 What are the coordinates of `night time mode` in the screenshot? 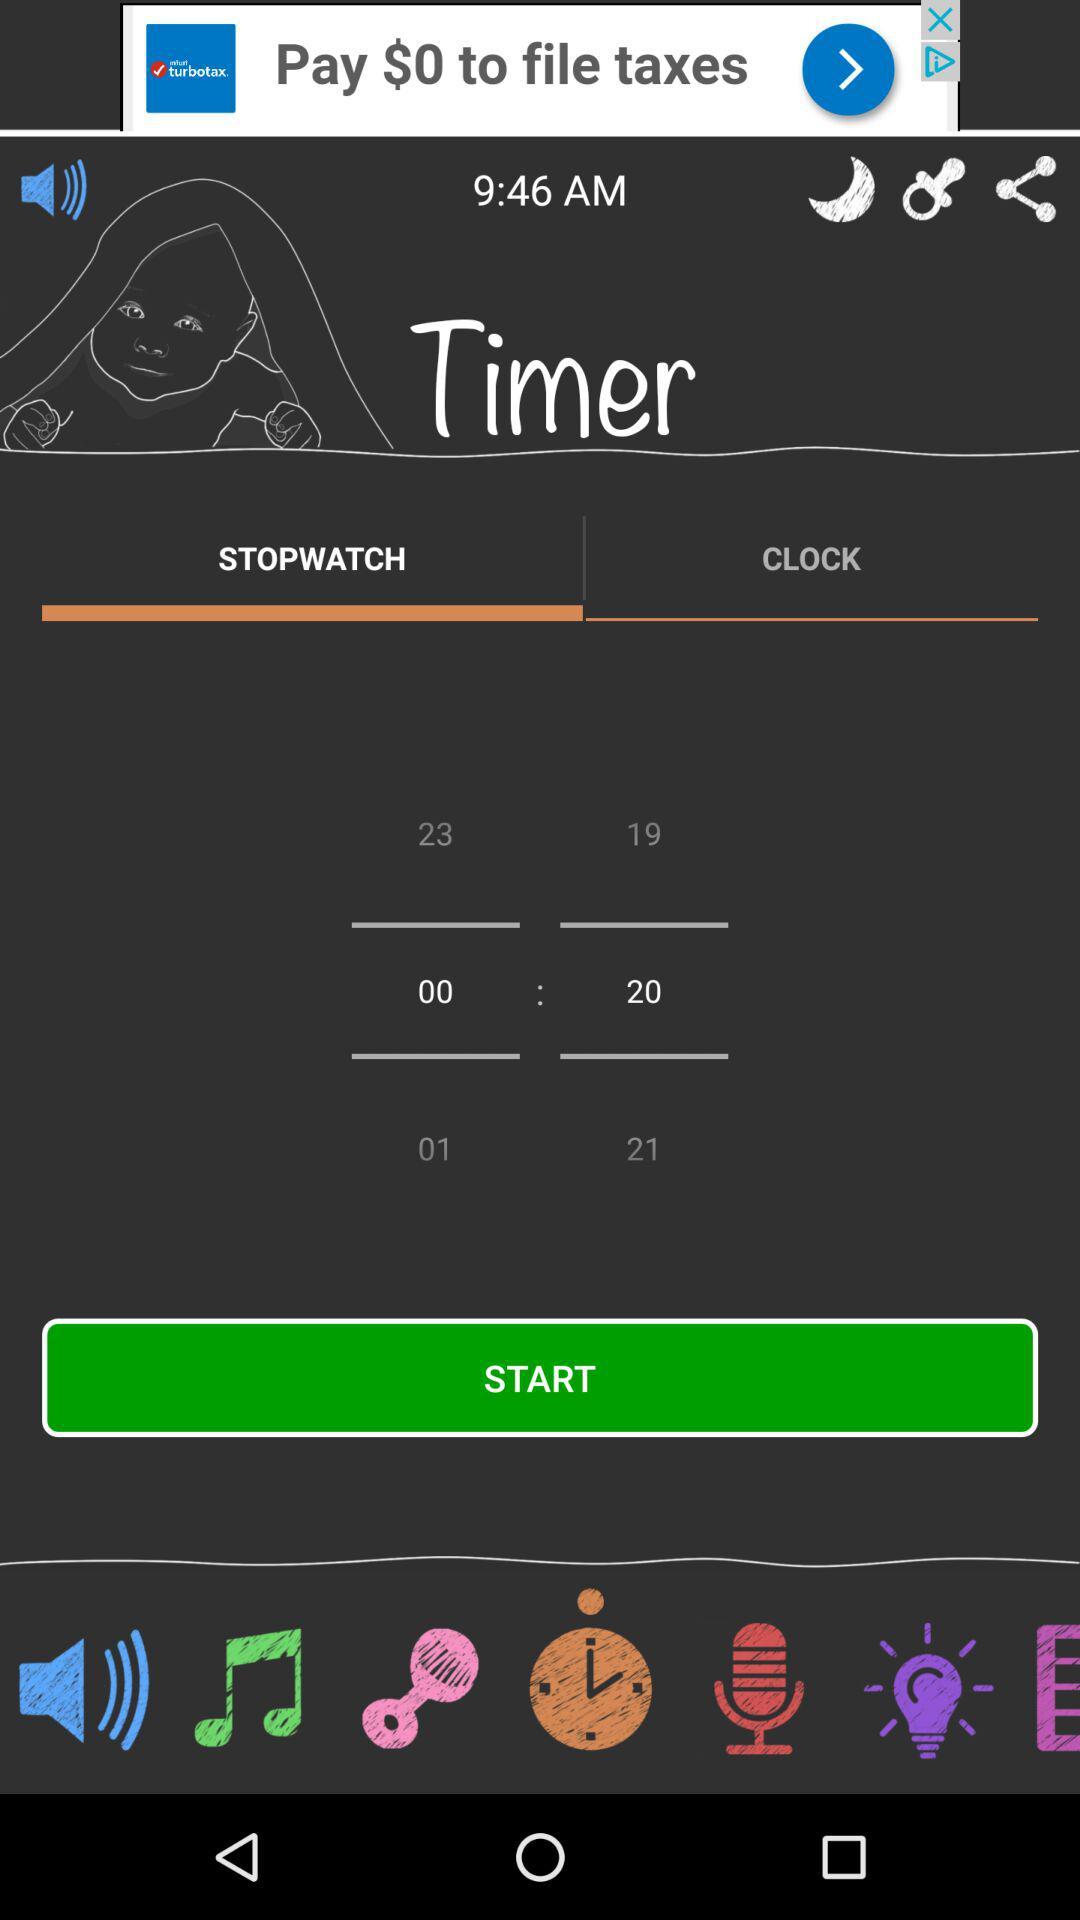 It's located at (841, 188).